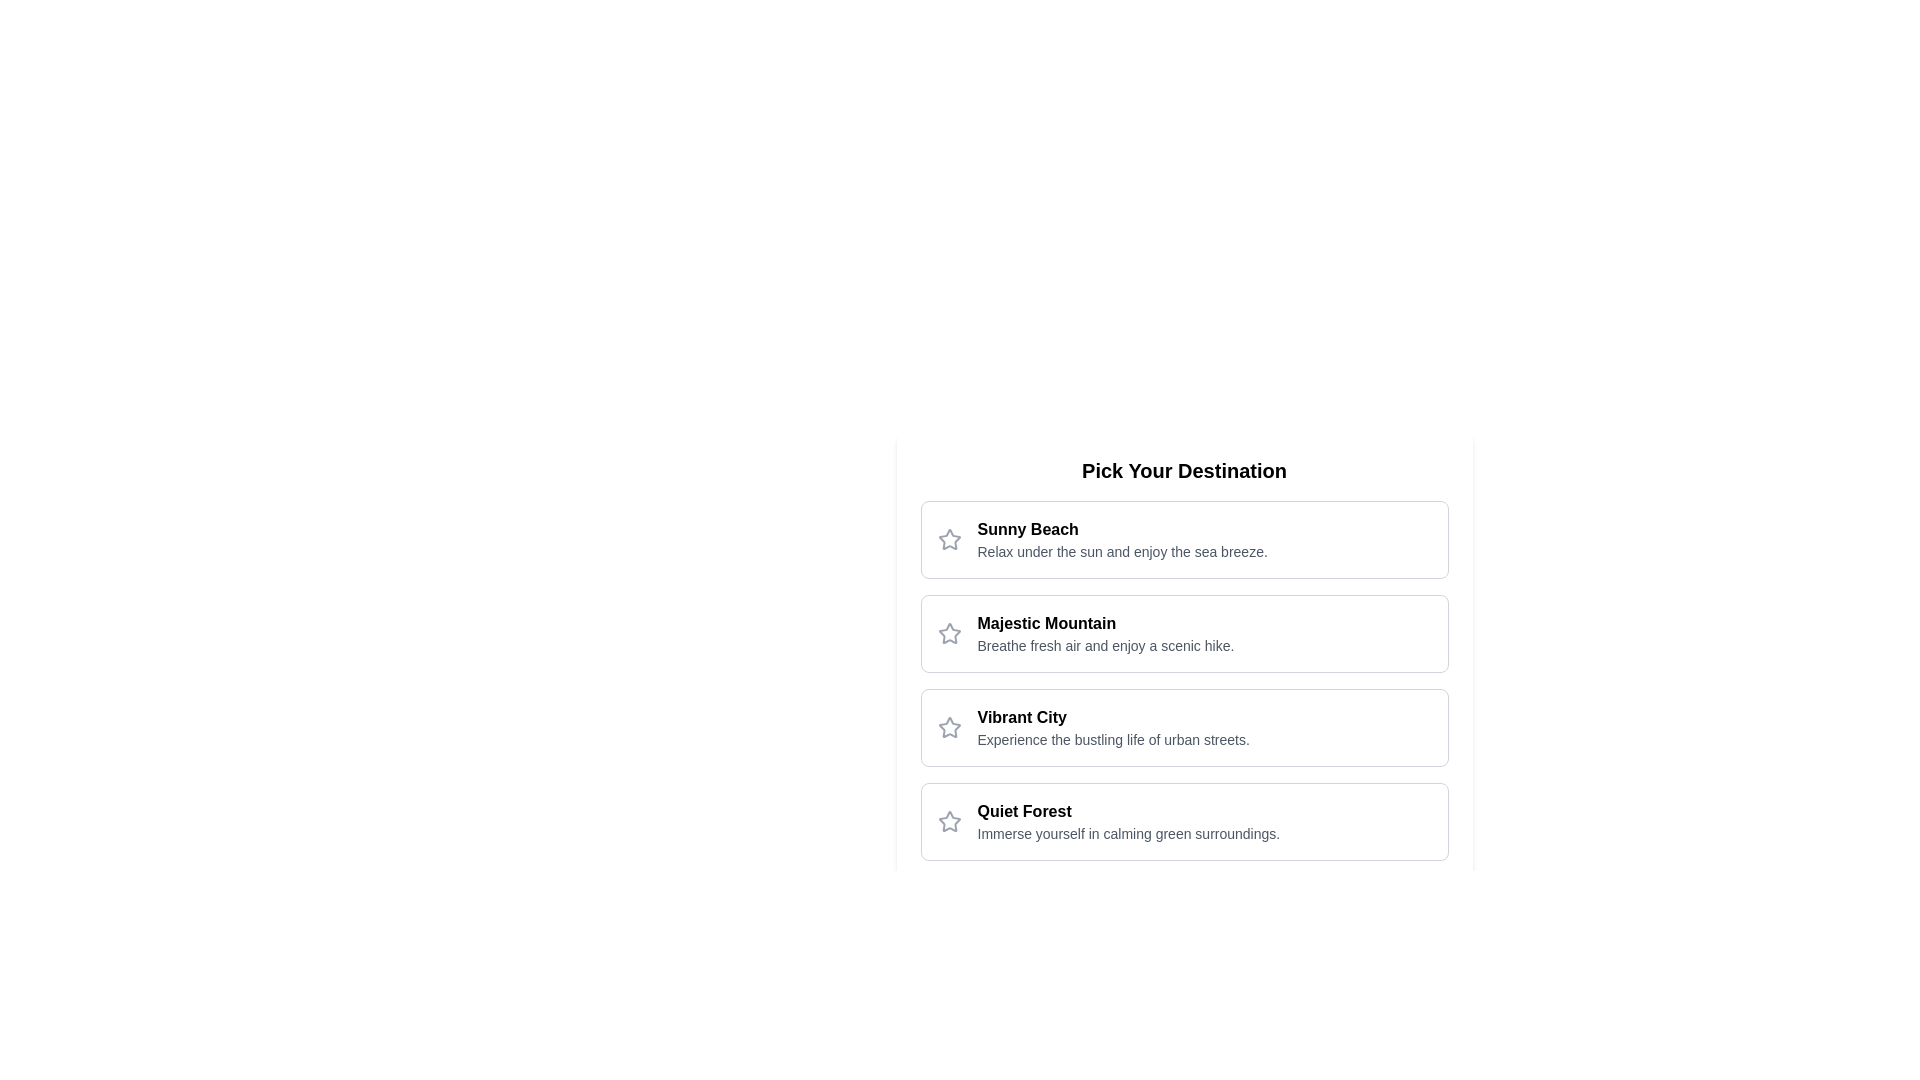  What do you see at coordinates (1184, 821) in the screenshot?
I see `the 'Quiet Forest' destination card, which is the last item in the vertical list of destination options` at bounding box center [1184, 821].